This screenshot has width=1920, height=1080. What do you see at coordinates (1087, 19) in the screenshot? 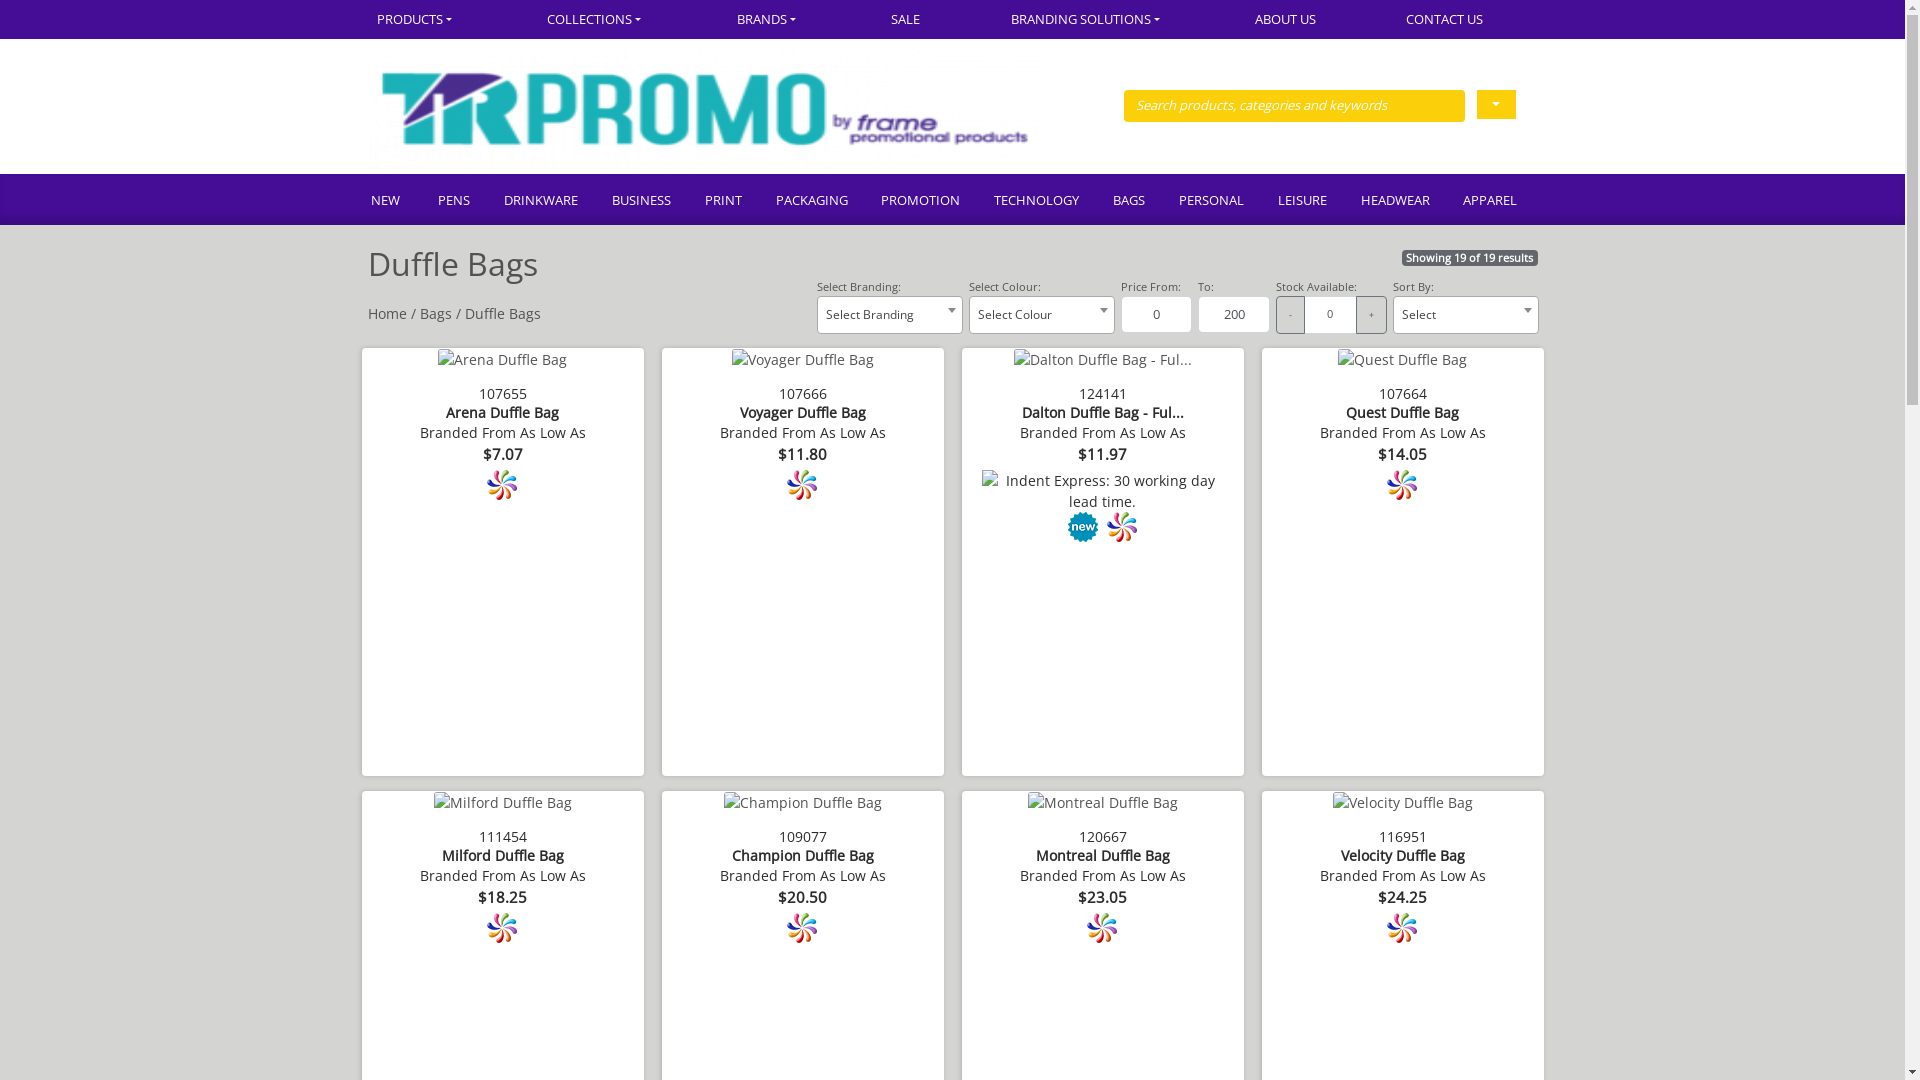
I see `'BRANDING SOLUTIONS'` at bounding box center [1087, 19].